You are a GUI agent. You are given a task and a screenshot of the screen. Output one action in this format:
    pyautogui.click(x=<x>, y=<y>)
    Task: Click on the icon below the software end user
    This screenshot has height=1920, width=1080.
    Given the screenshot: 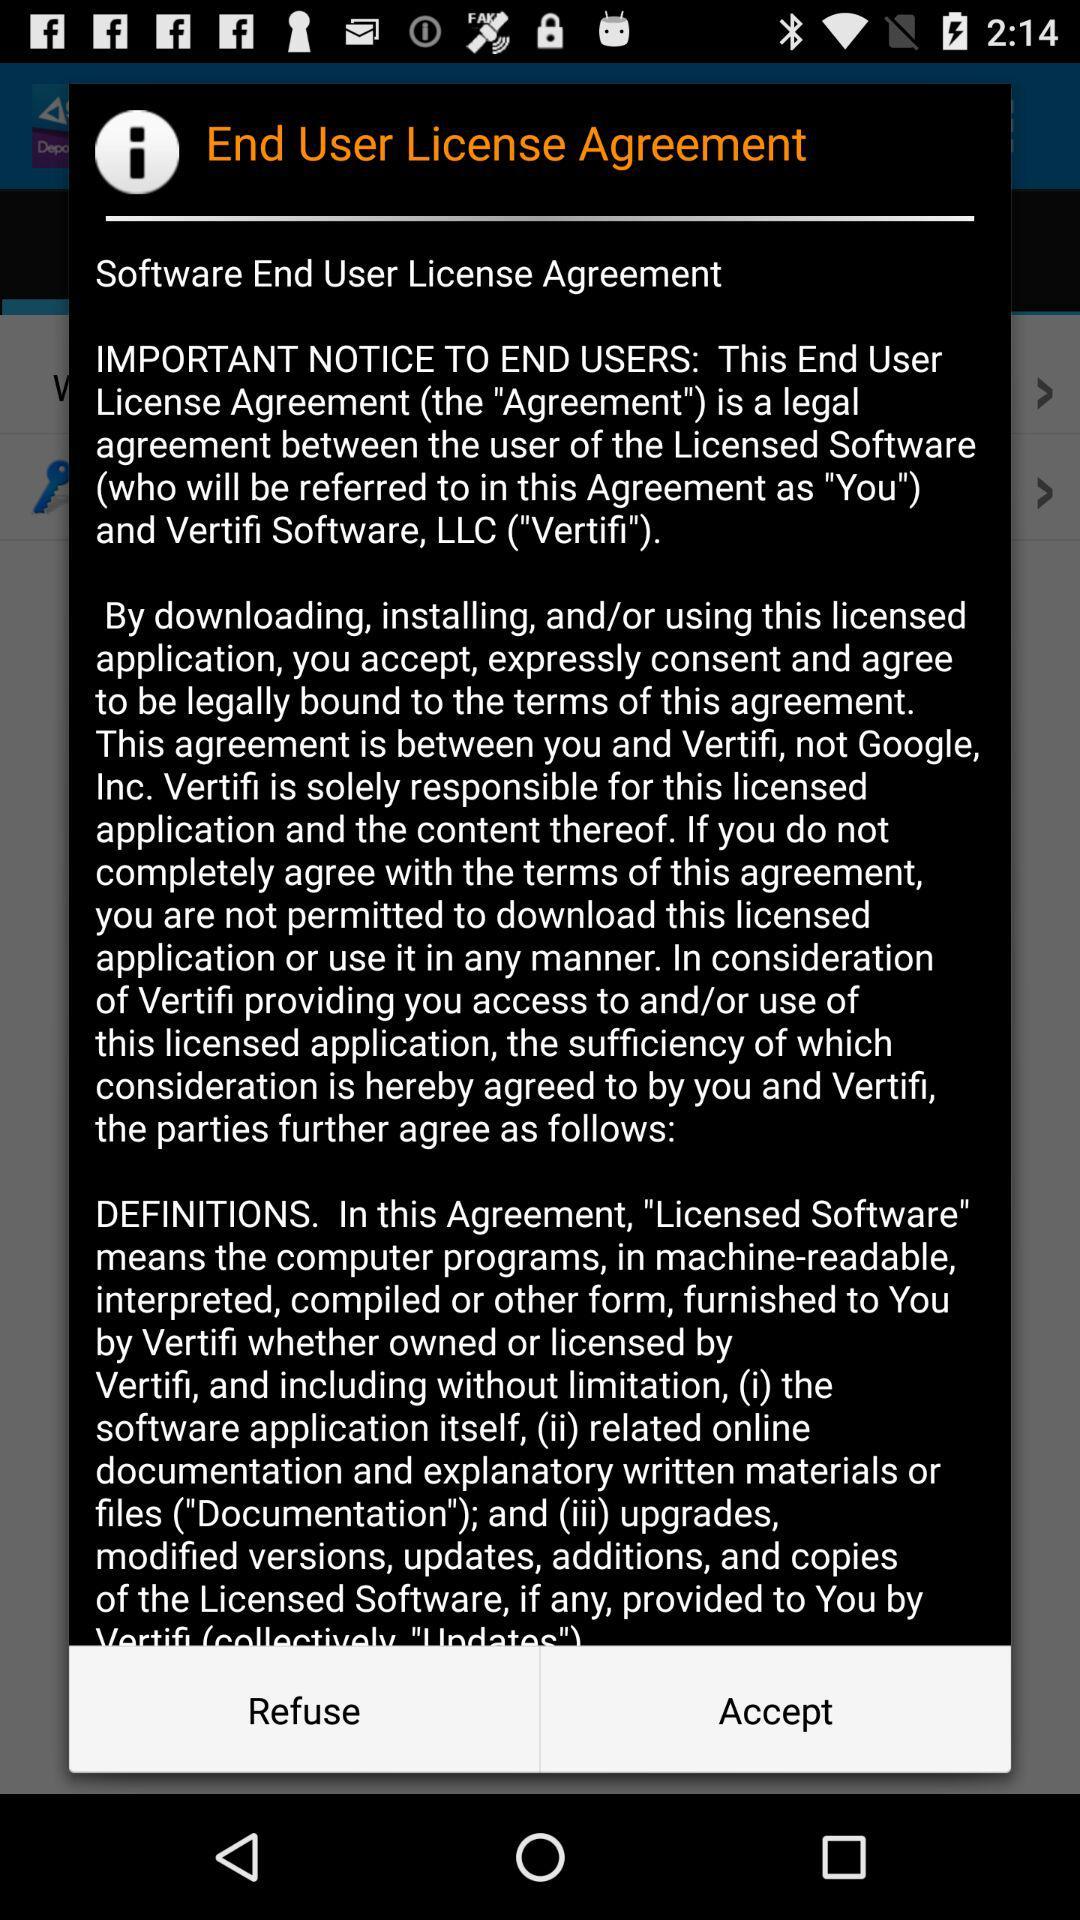 What is the action you would take?
    pyautogui.click(x=304, y=1708)
    